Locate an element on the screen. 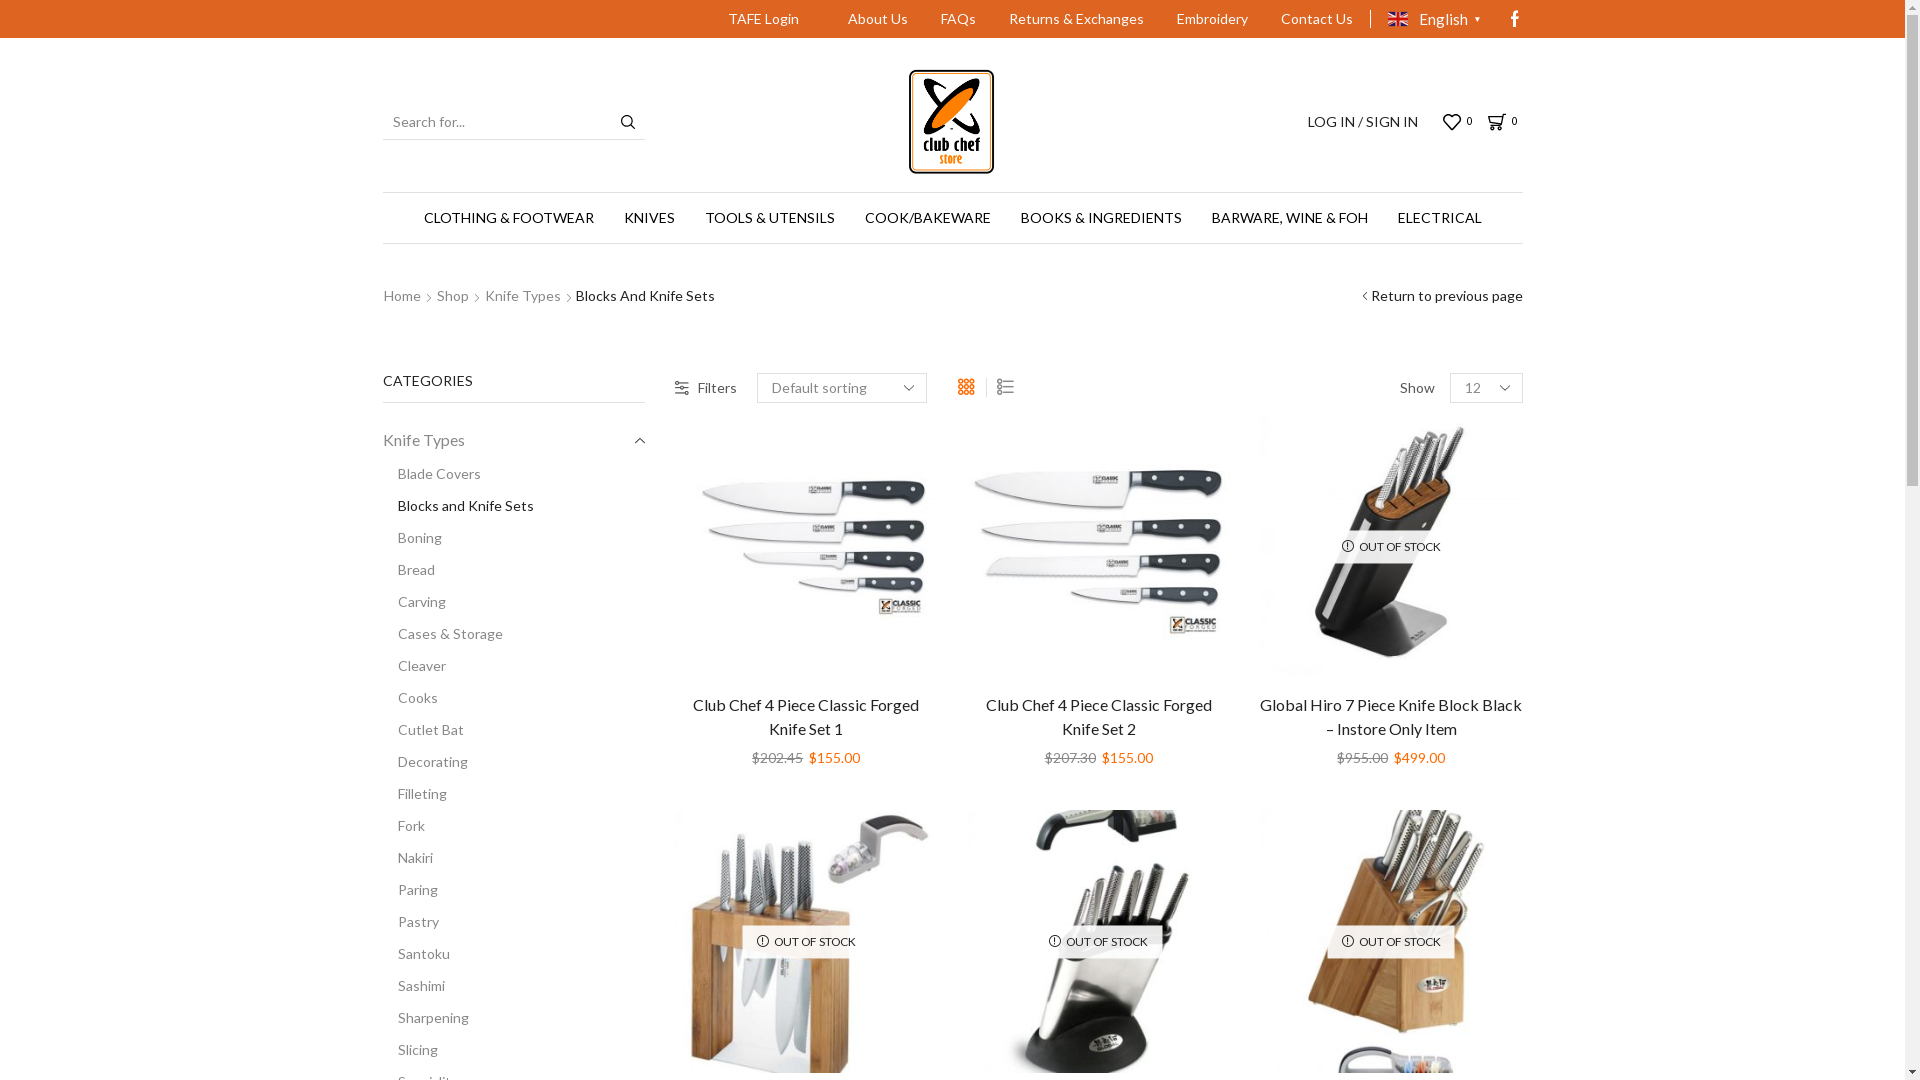 The height and width of the screenshot is (1080, 1920). 'LOG IN / SIGN IN' is located at coordinates (1362, 122).